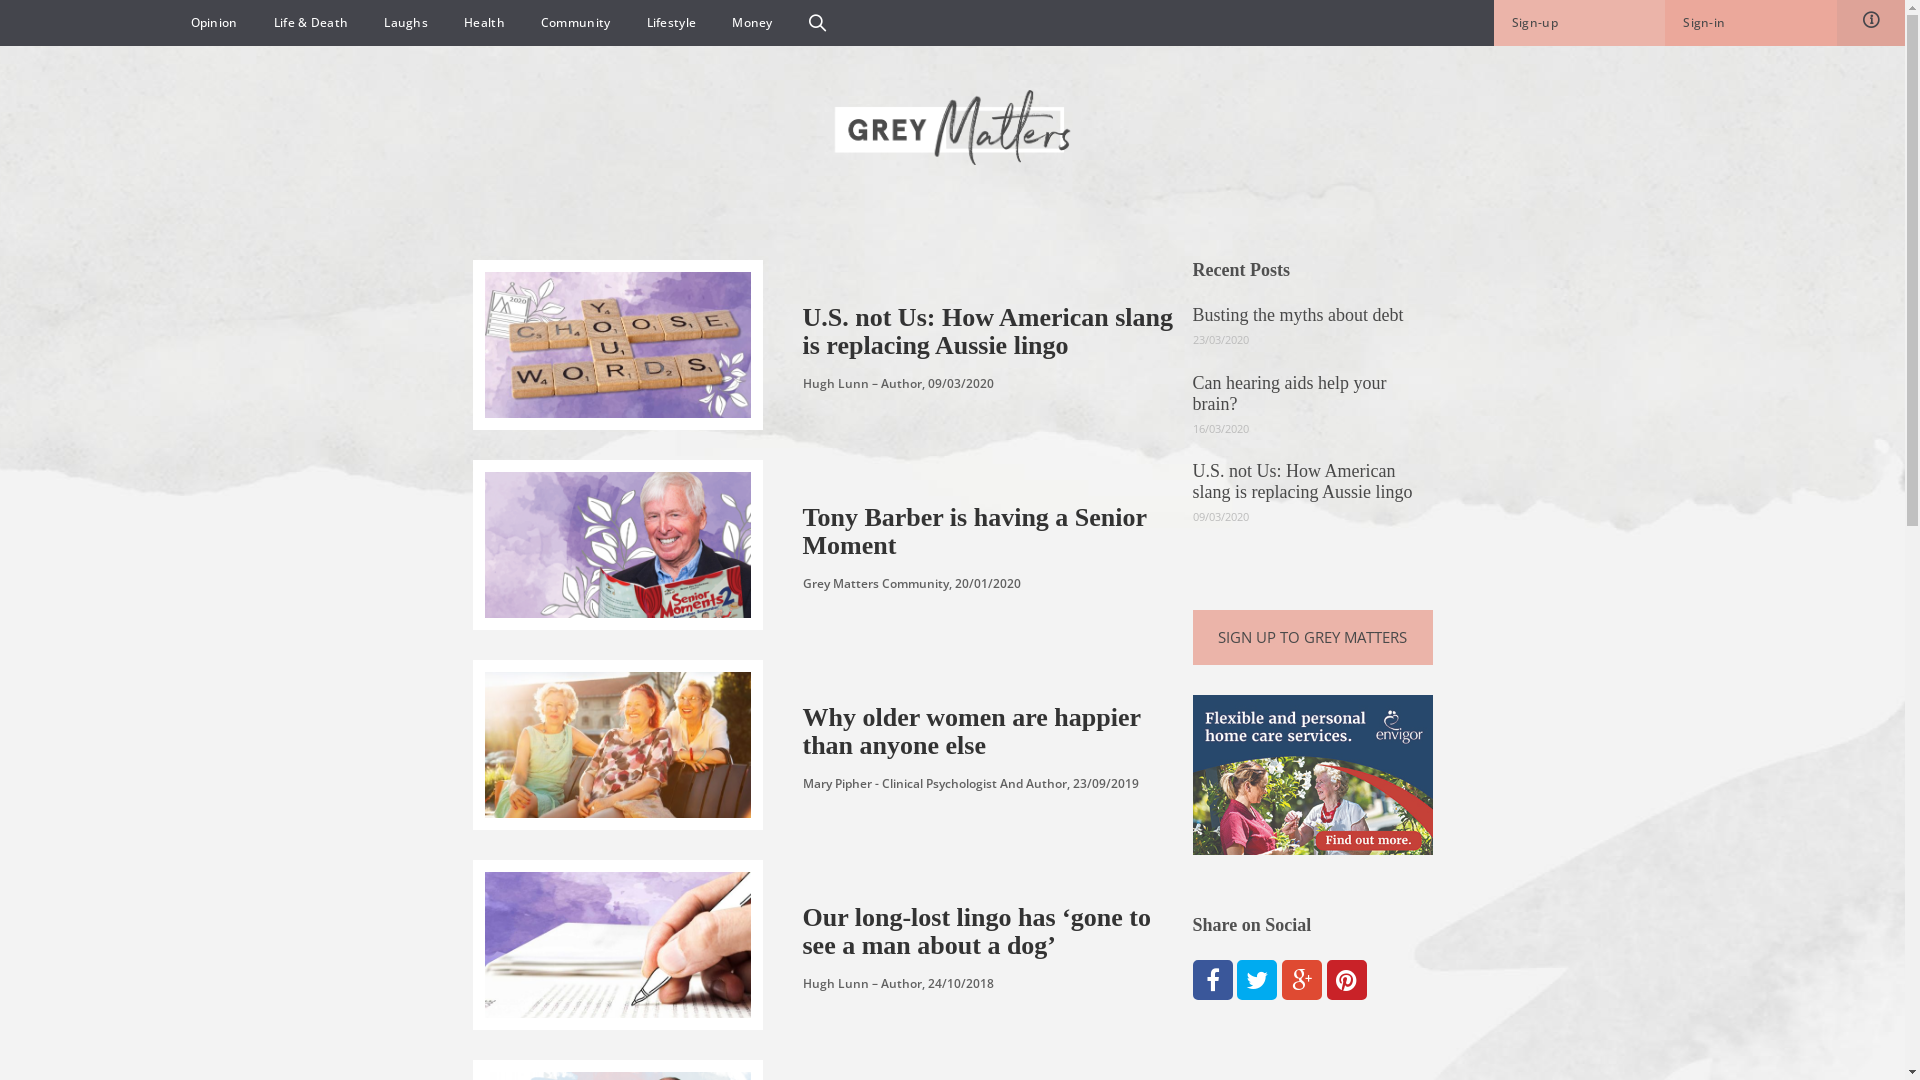  What do you see at coordinates (1311, 637) in the screenshot?
I see `'SIGN UP TO GREY MATTERS'` at bounding box center [1311, 637].